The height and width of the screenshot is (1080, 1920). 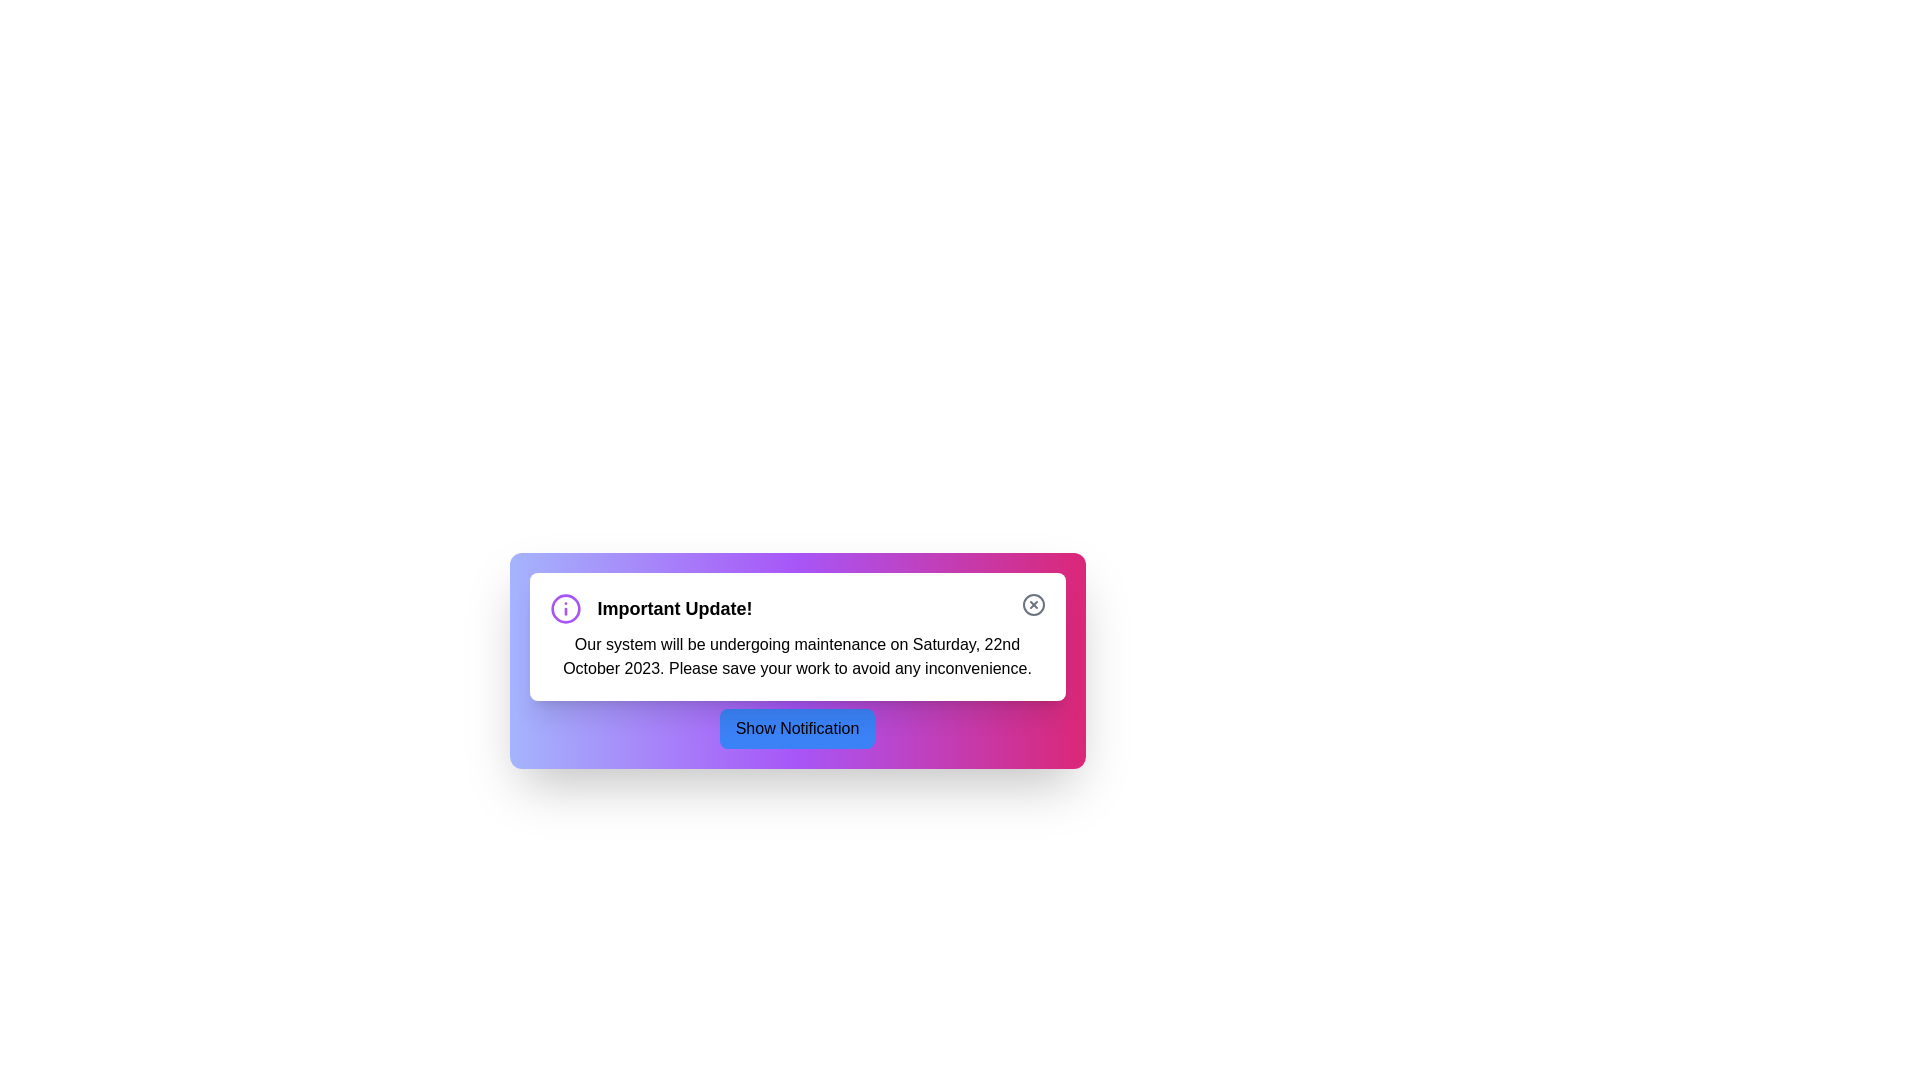 I want to click on close button located at the top-right corner of the notification card, so click(x=1033, y=604).